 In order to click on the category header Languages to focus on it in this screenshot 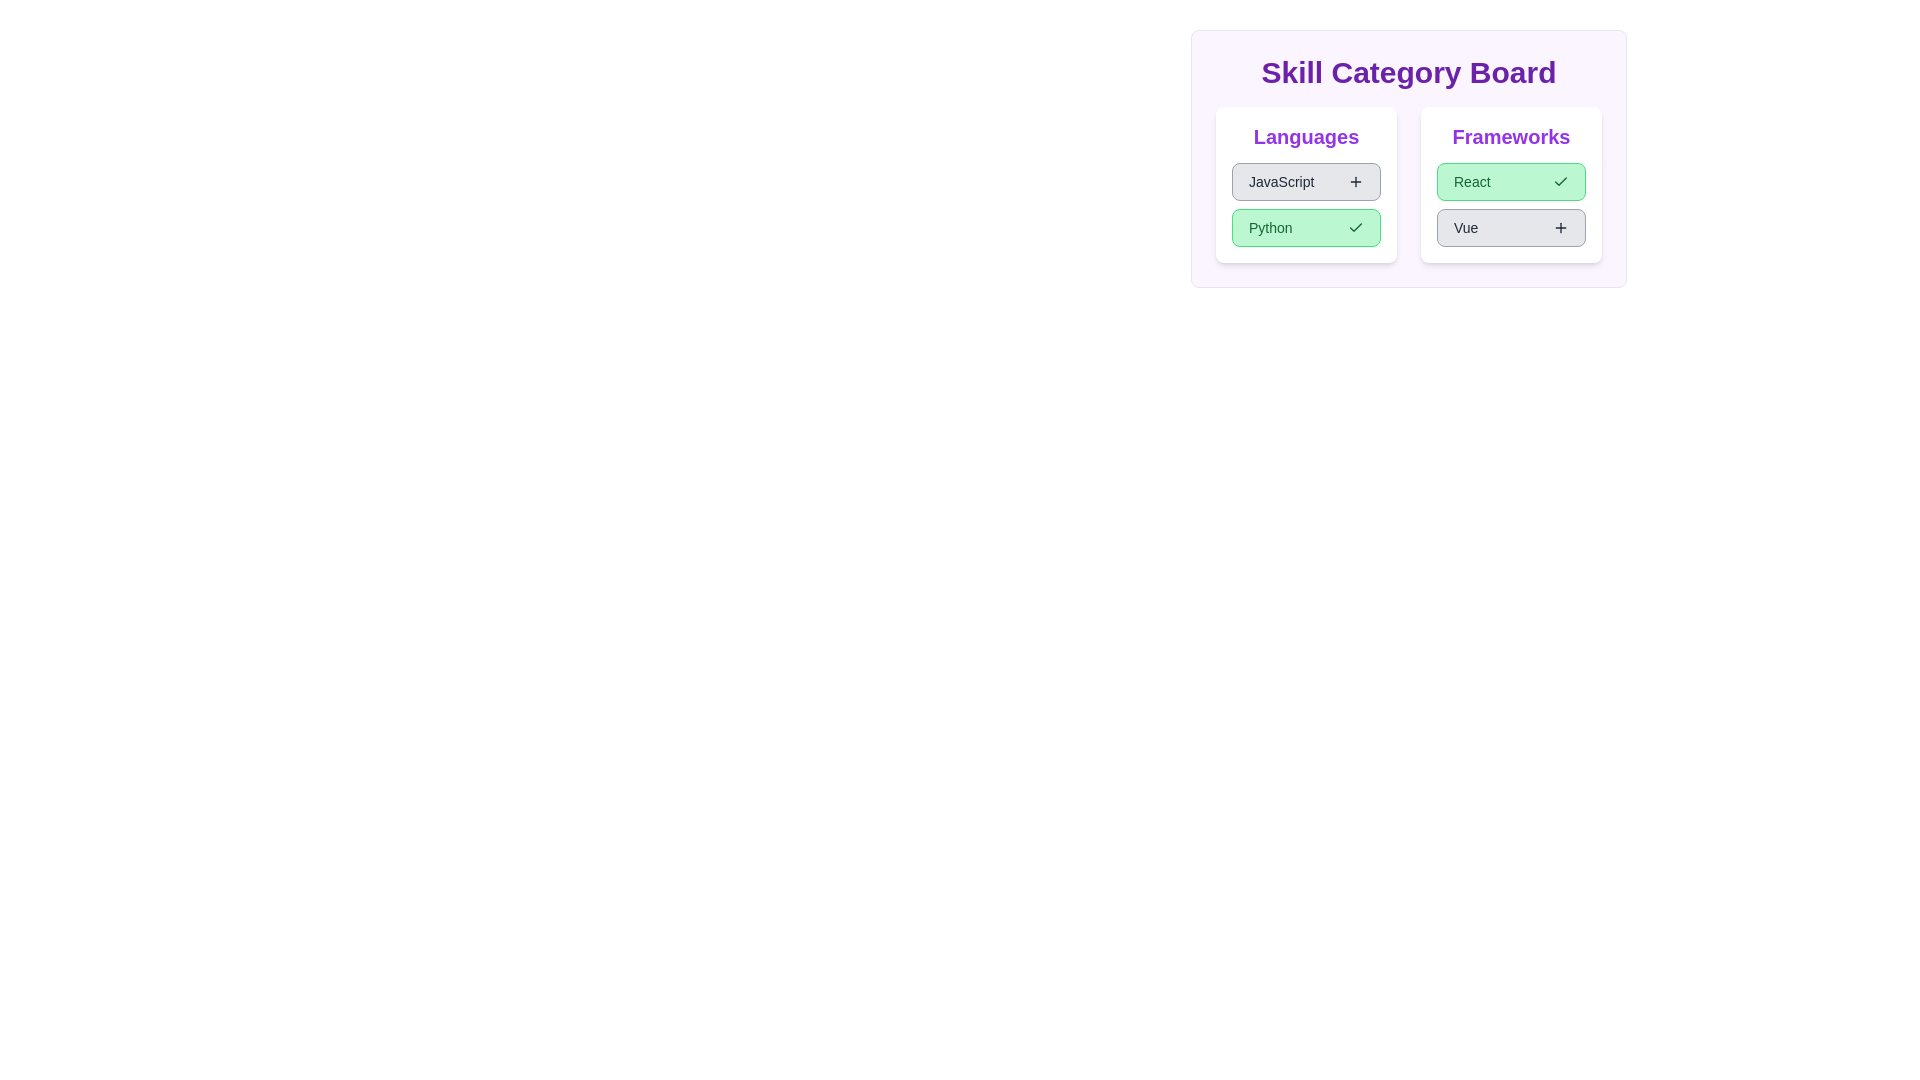, I will do `click(1306, 136)`.